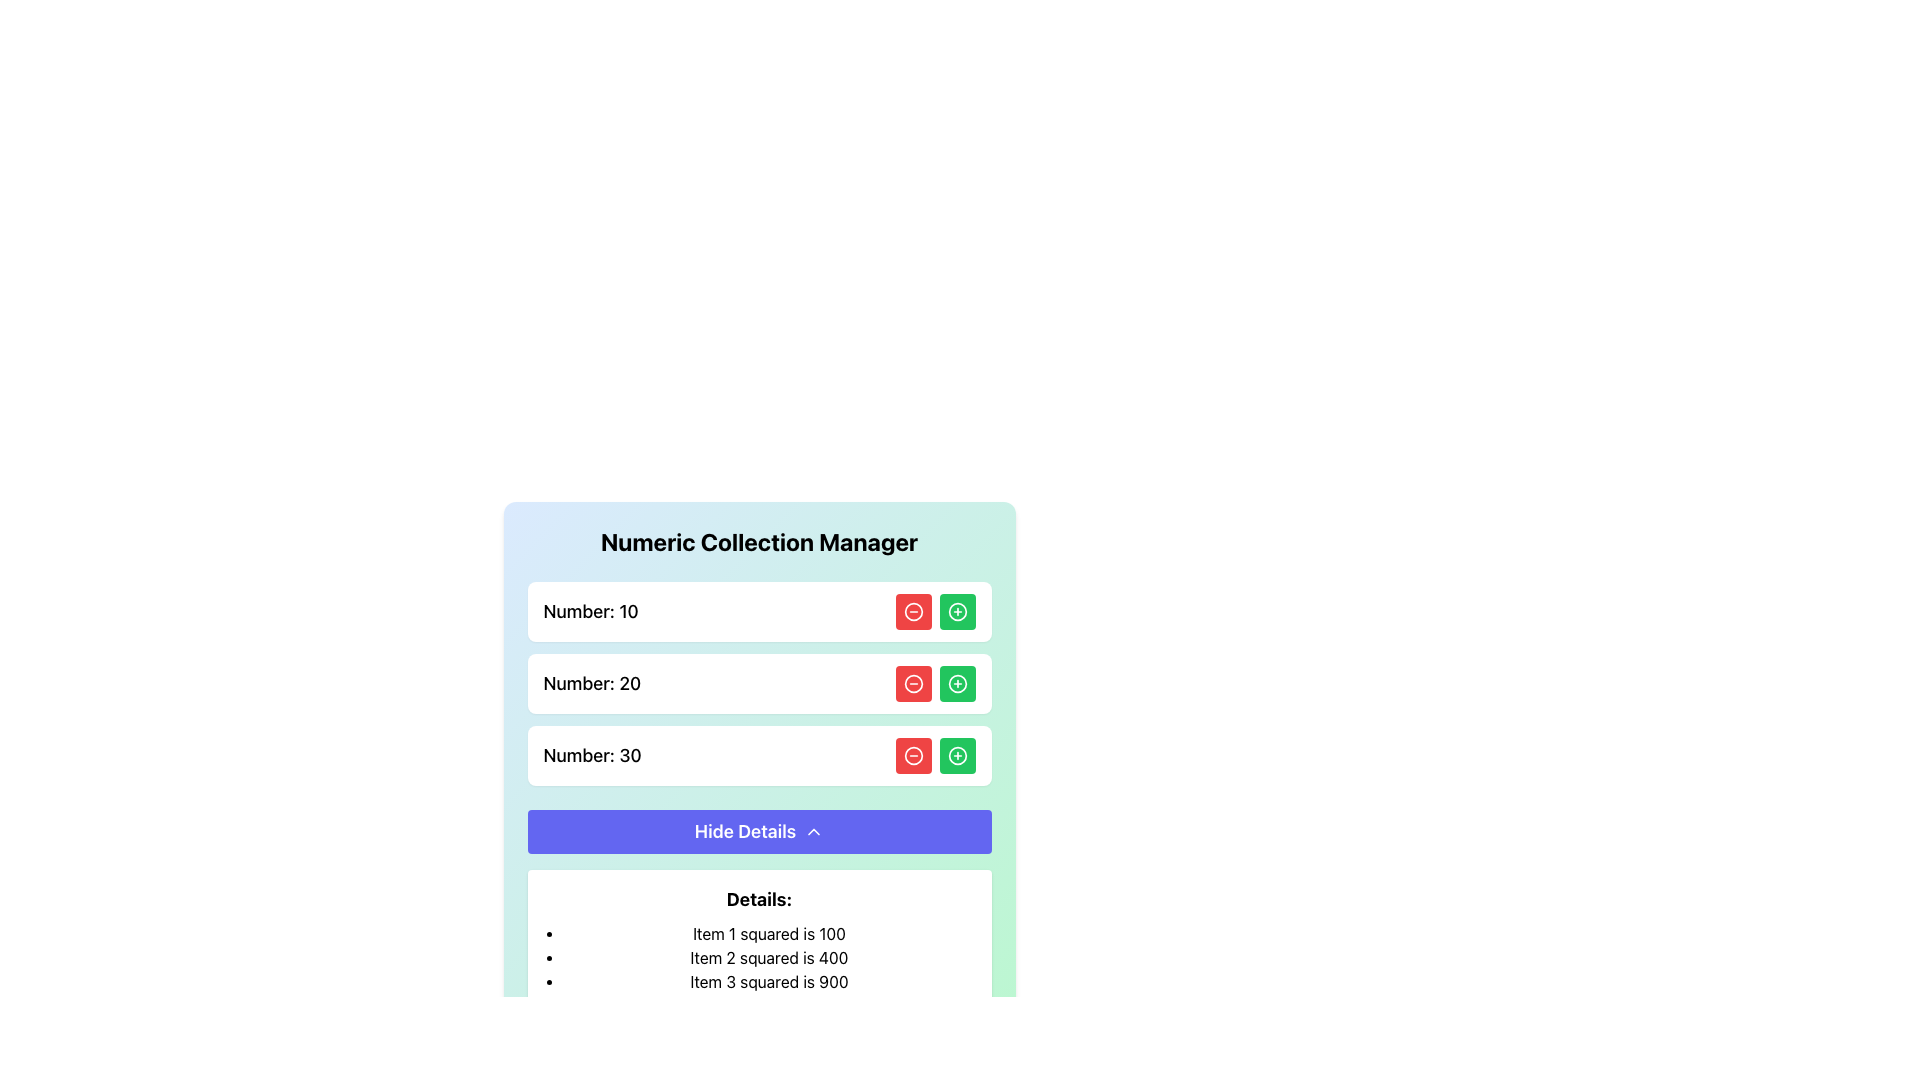 Image resolution: width=1920 pixels, height=1080 pixels. Describe the element at coordinates (956, 682) in the screenshot. I see `the circular green button with a white border and a plus sign inside, located to the right of the 'Number: 20' text field, to obtain visual feedback` at that location.